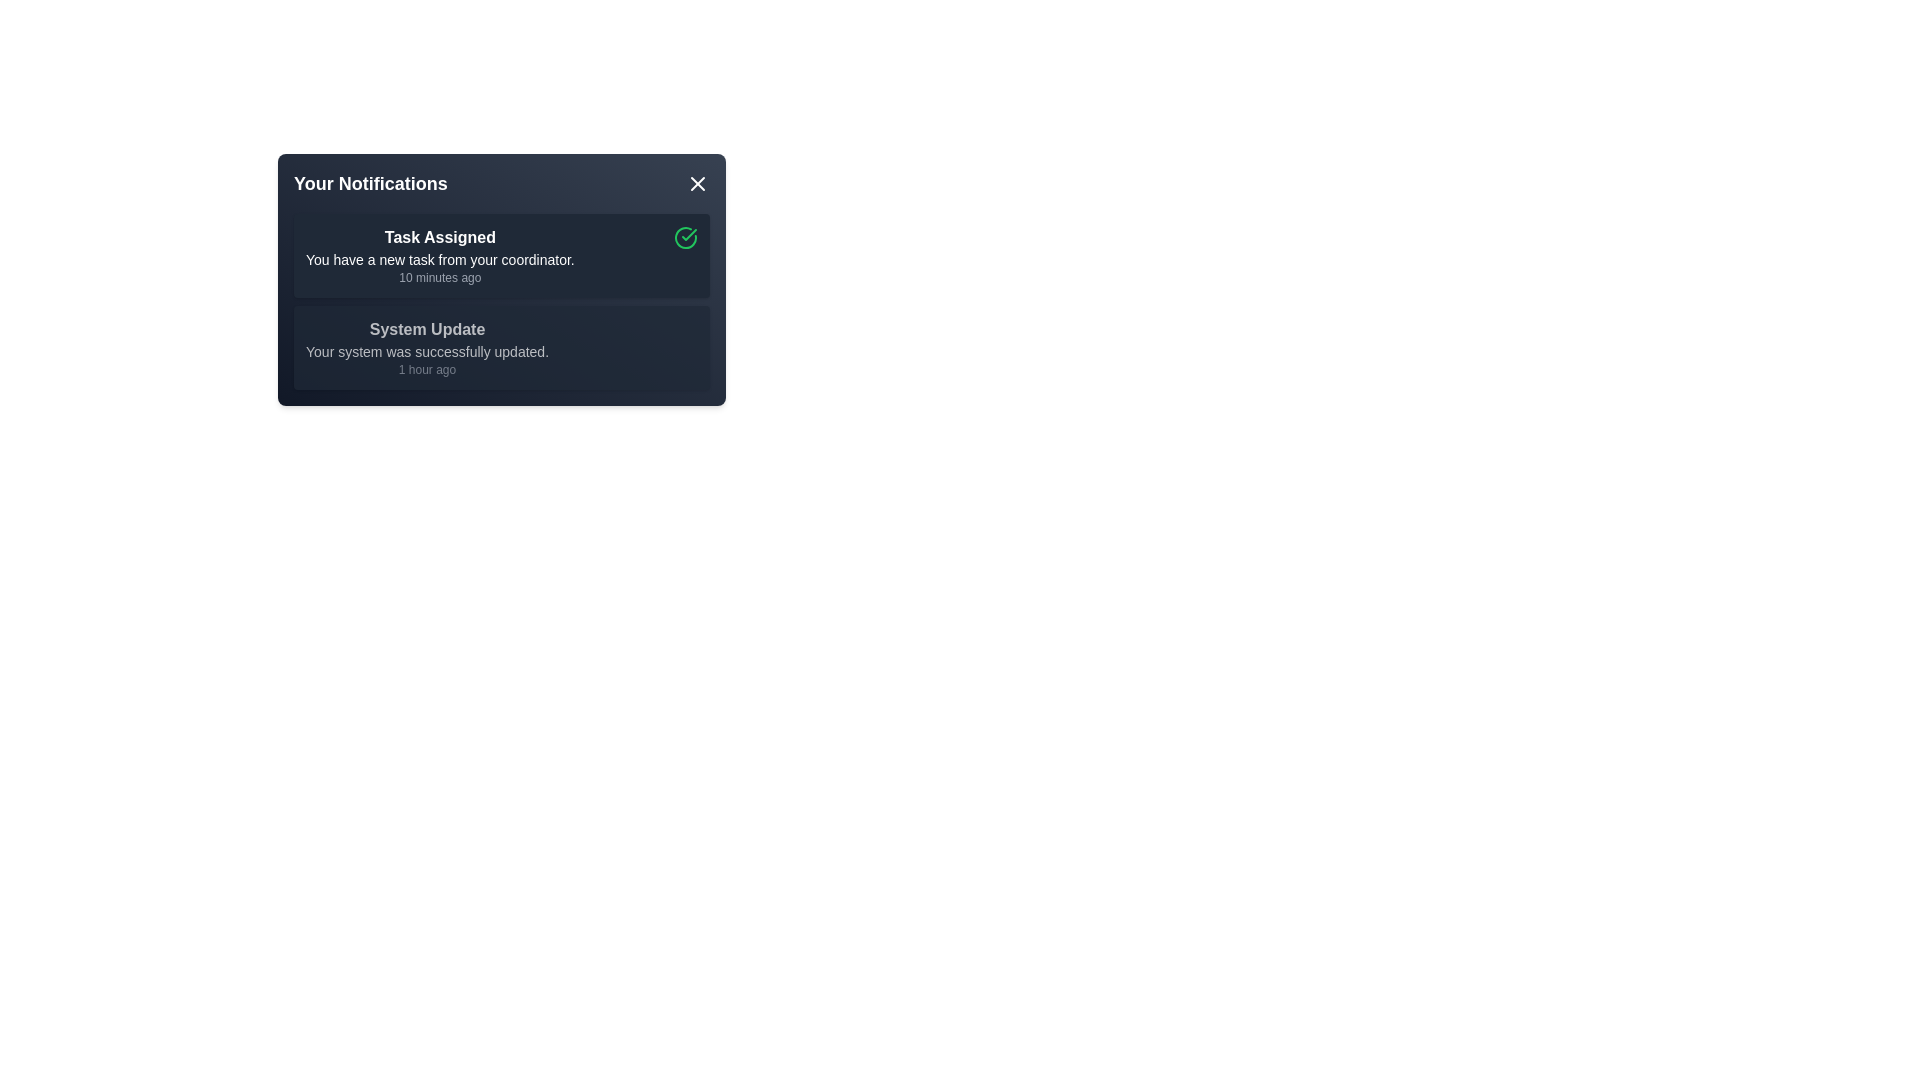 Image resolution: width=1920 pixels, height=1080 pixels. Describe the element at coordinates (502, 346) in the screenshot. I see `the Notification box that informs the user about a recent system update, positioned below the 'Task Assigned' notification in the 'Your Notifications' panel` at that location.